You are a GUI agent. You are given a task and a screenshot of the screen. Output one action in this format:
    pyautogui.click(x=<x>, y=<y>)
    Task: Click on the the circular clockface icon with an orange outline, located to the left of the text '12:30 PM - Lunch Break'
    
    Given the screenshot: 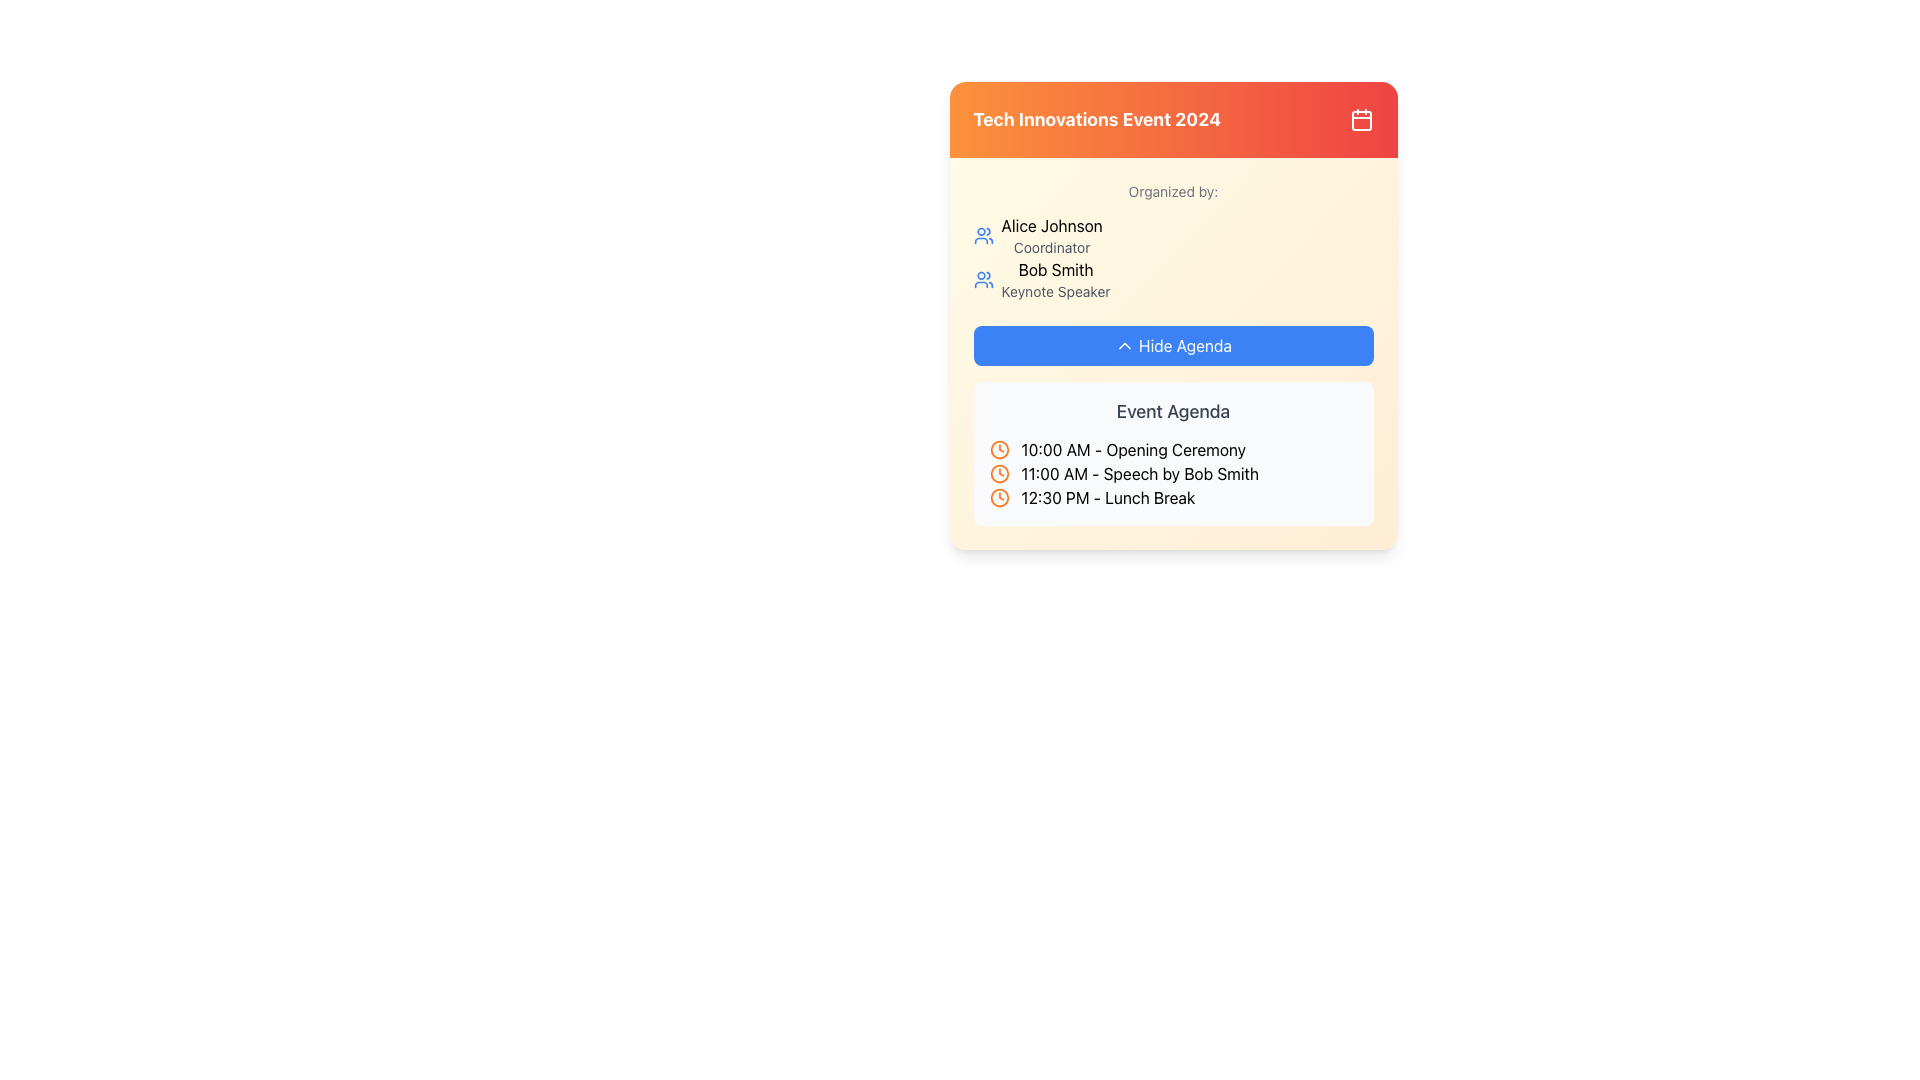 What is the action you would take?
    pyautogui.click(x=999, y=496)
    